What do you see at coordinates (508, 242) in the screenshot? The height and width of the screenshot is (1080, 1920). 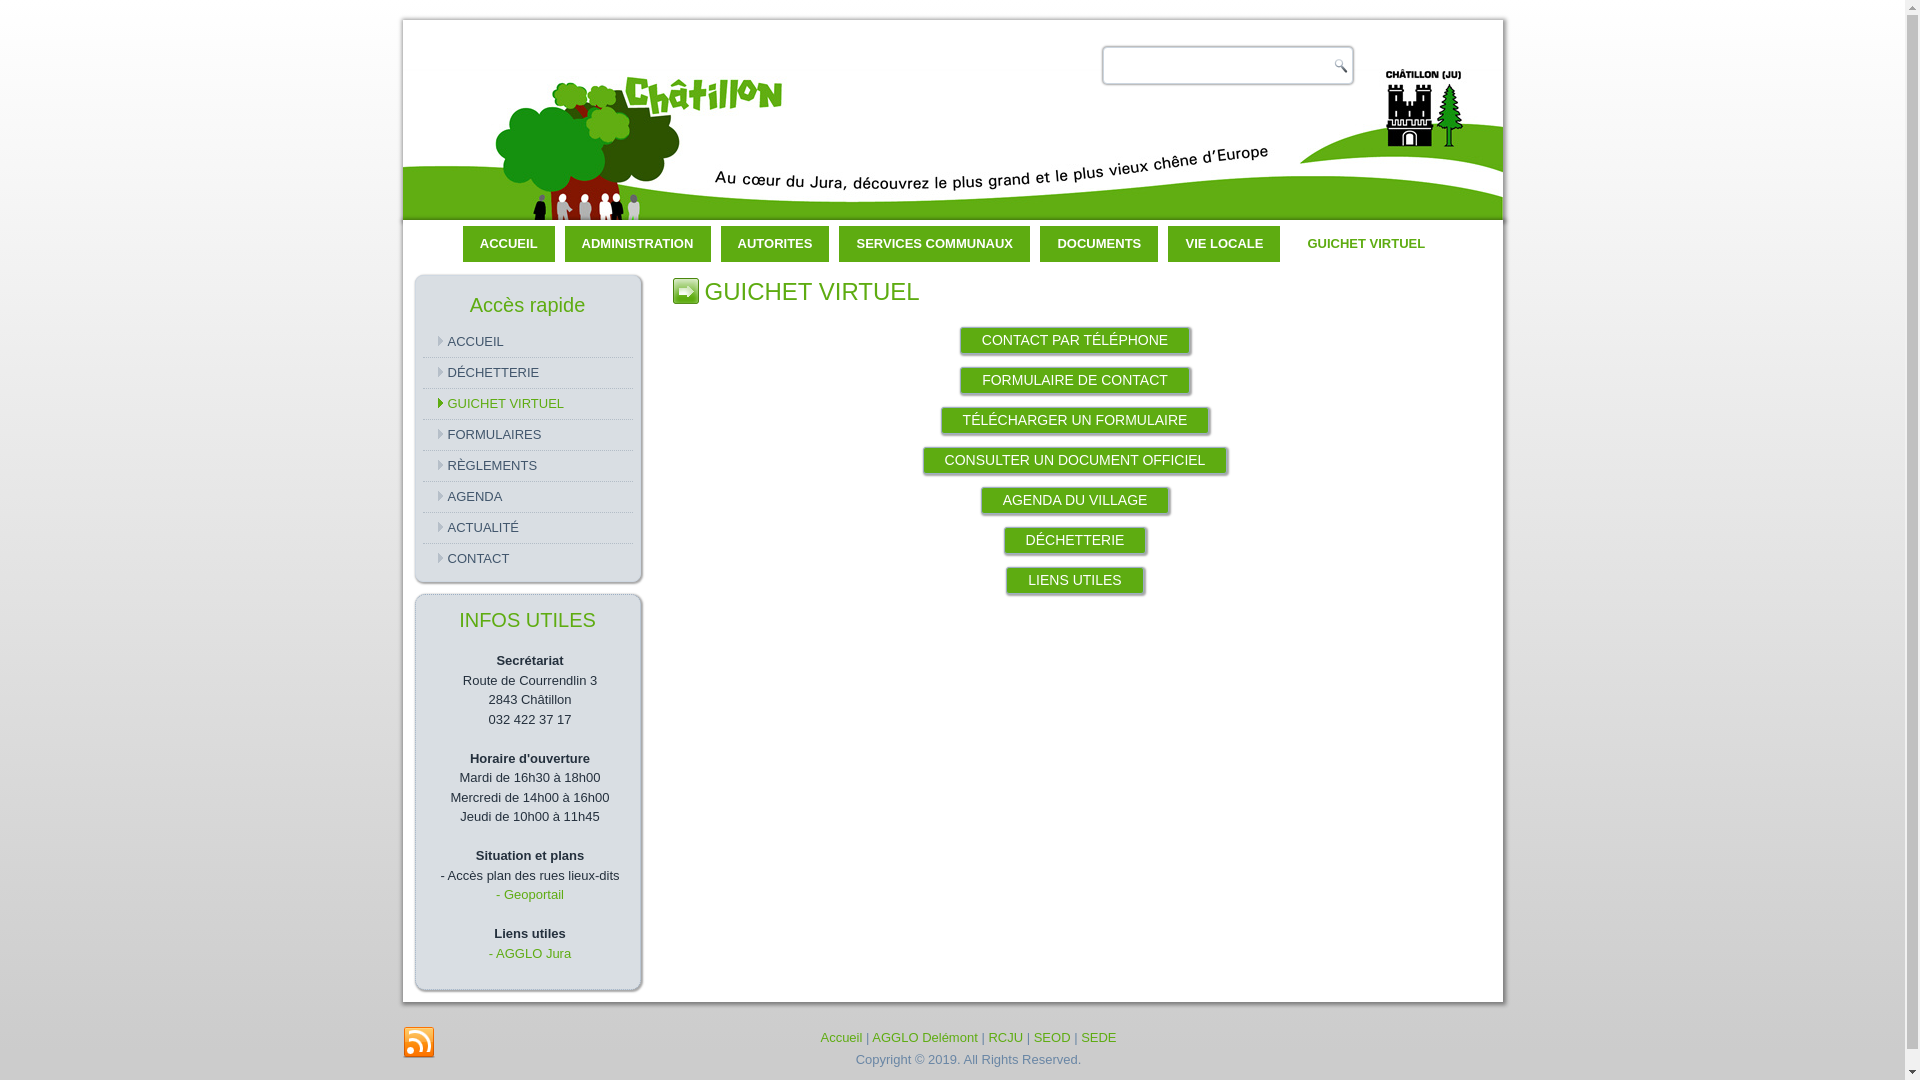 I see `'ACCUEIL'` at bounding box center [508, 242].